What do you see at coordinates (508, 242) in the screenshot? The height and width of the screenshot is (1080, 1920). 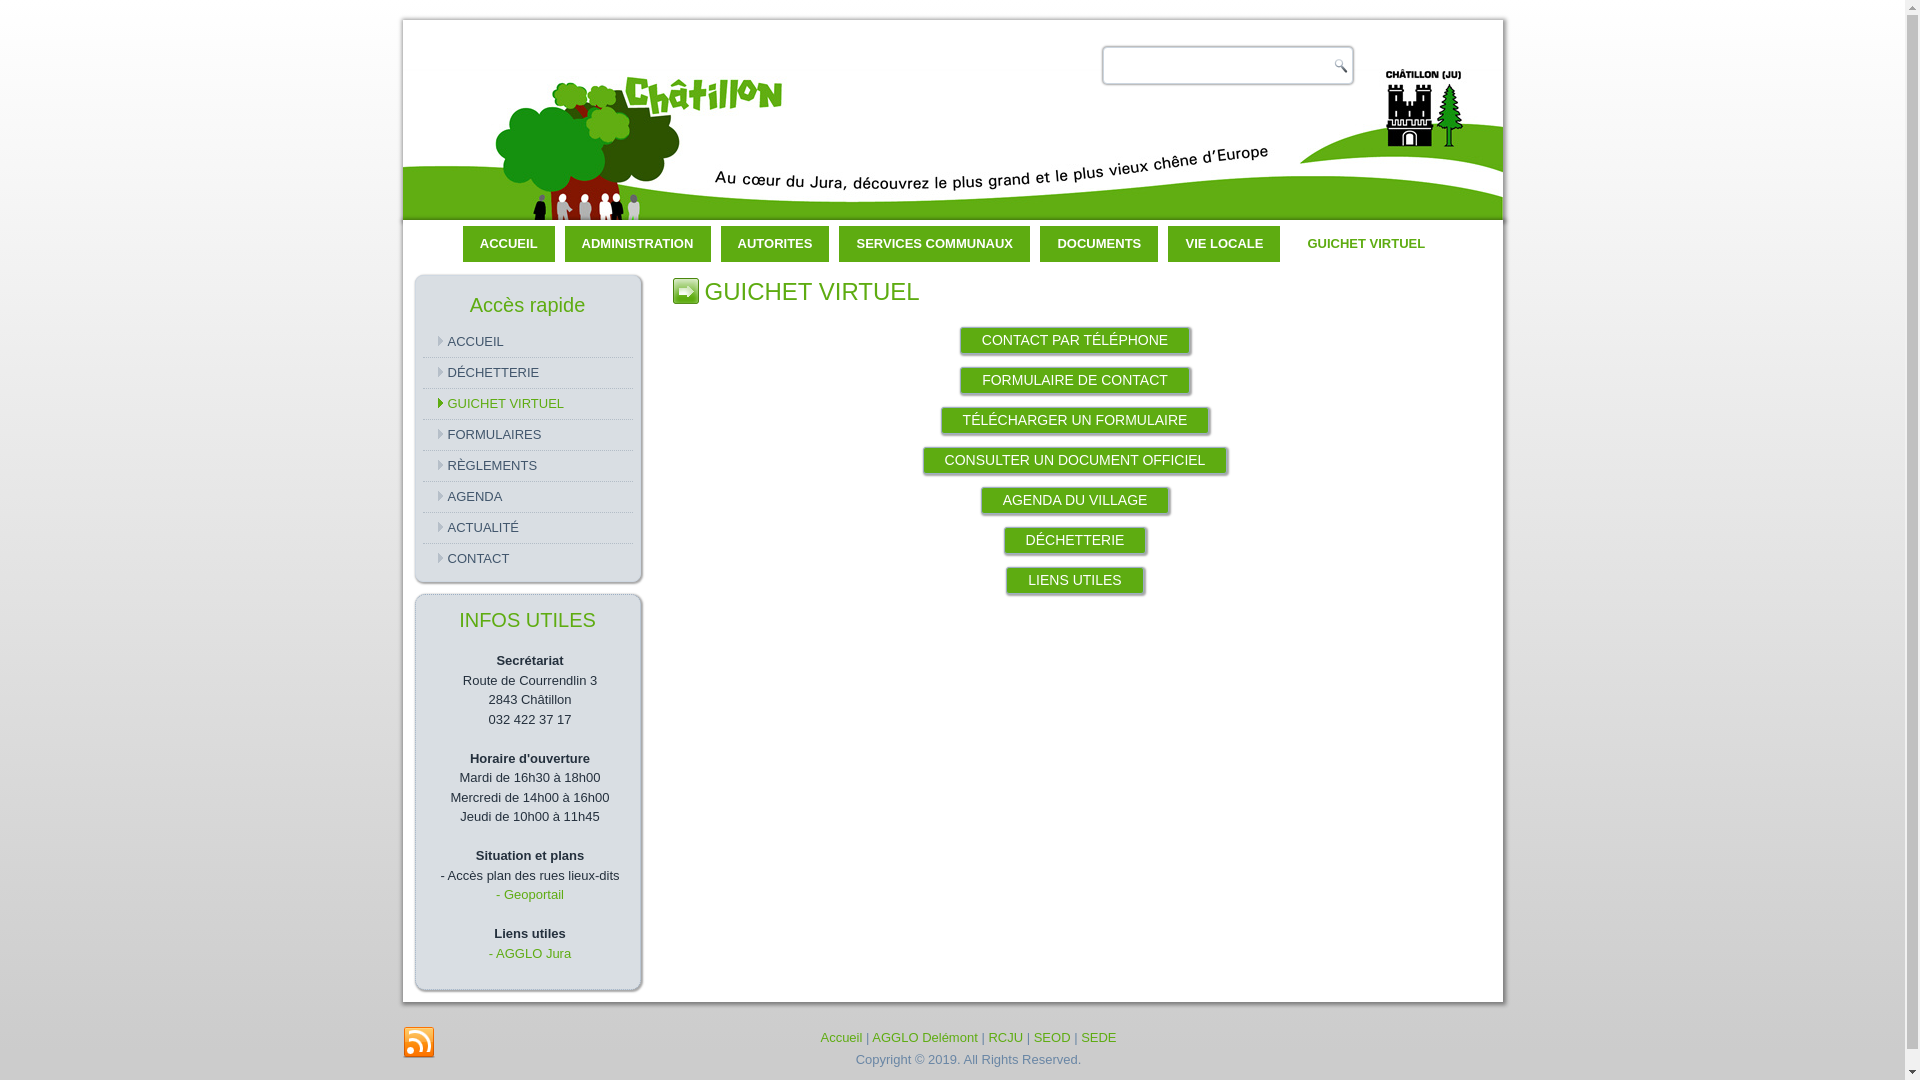 I see `'ACCUEIL'` at bounding box center [508, 242].